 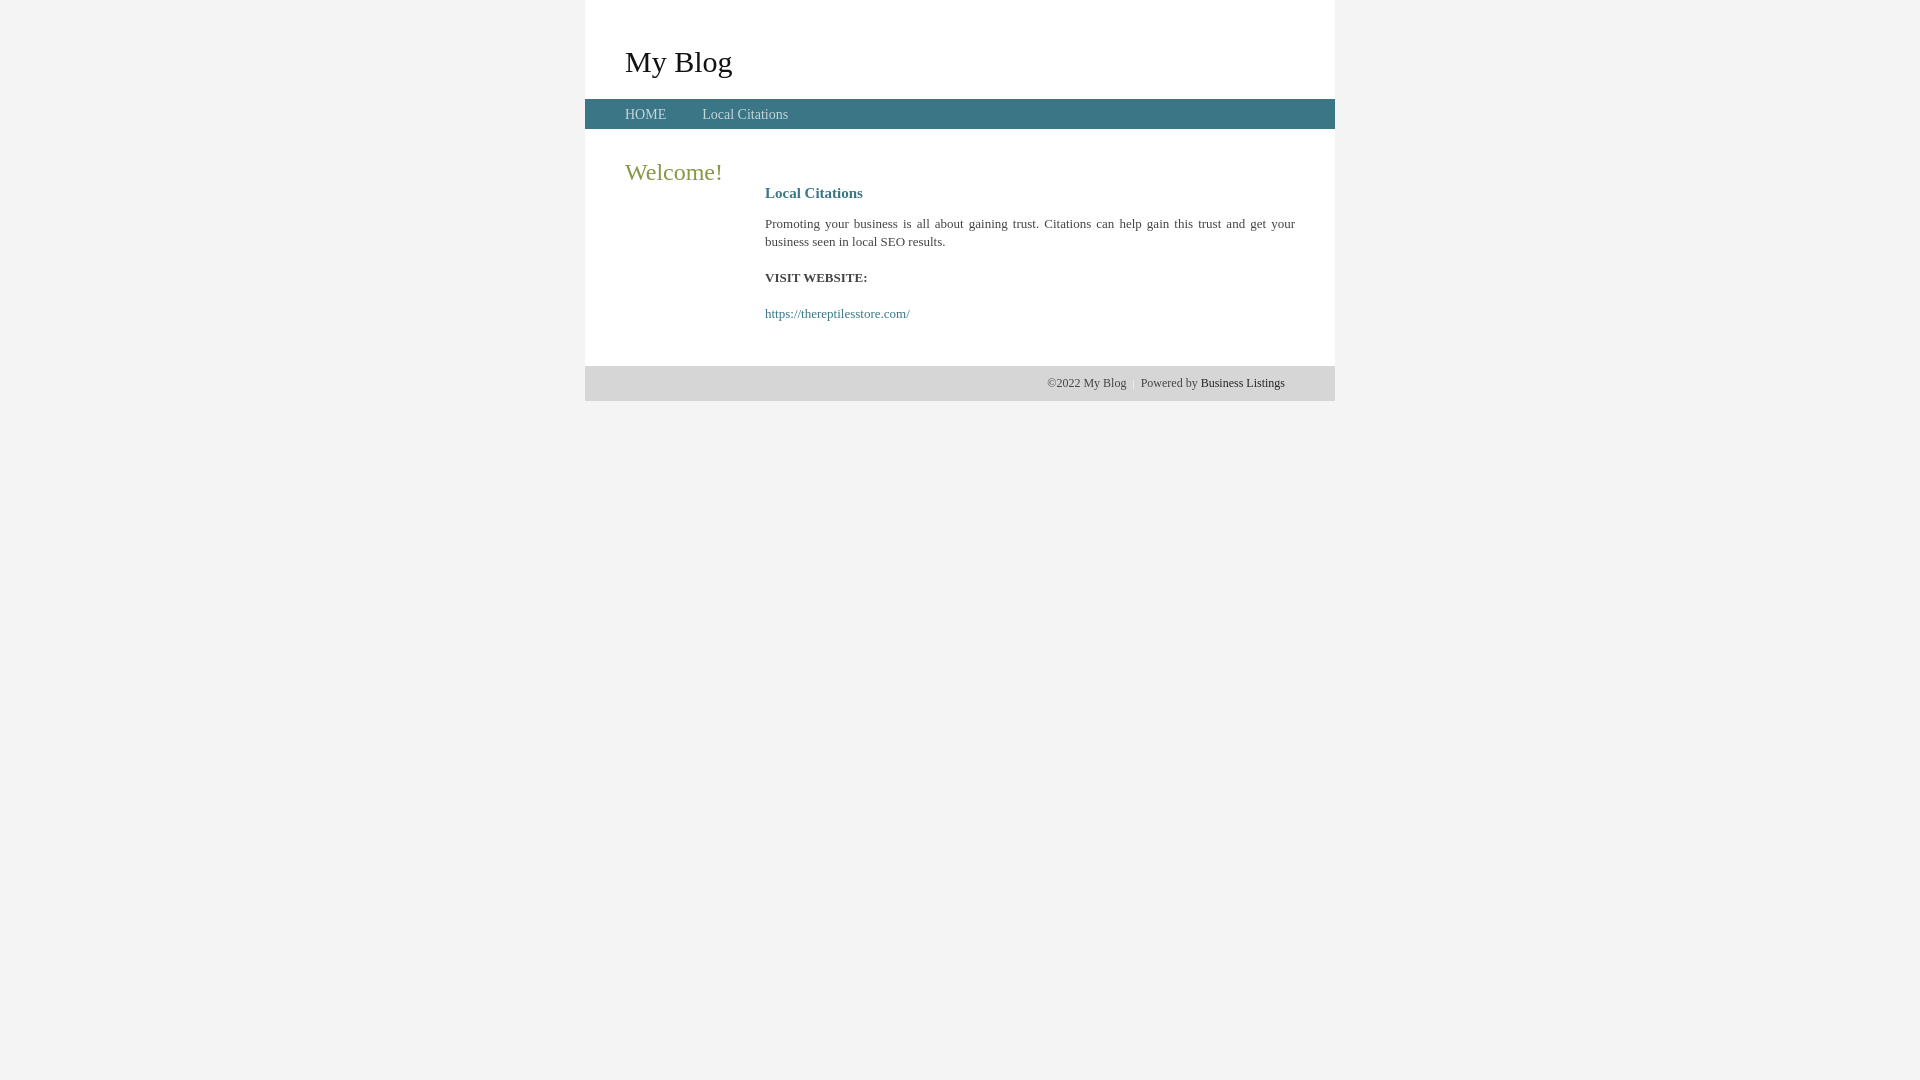 I want to click on 'My Blog', so click(x=678, y=60).